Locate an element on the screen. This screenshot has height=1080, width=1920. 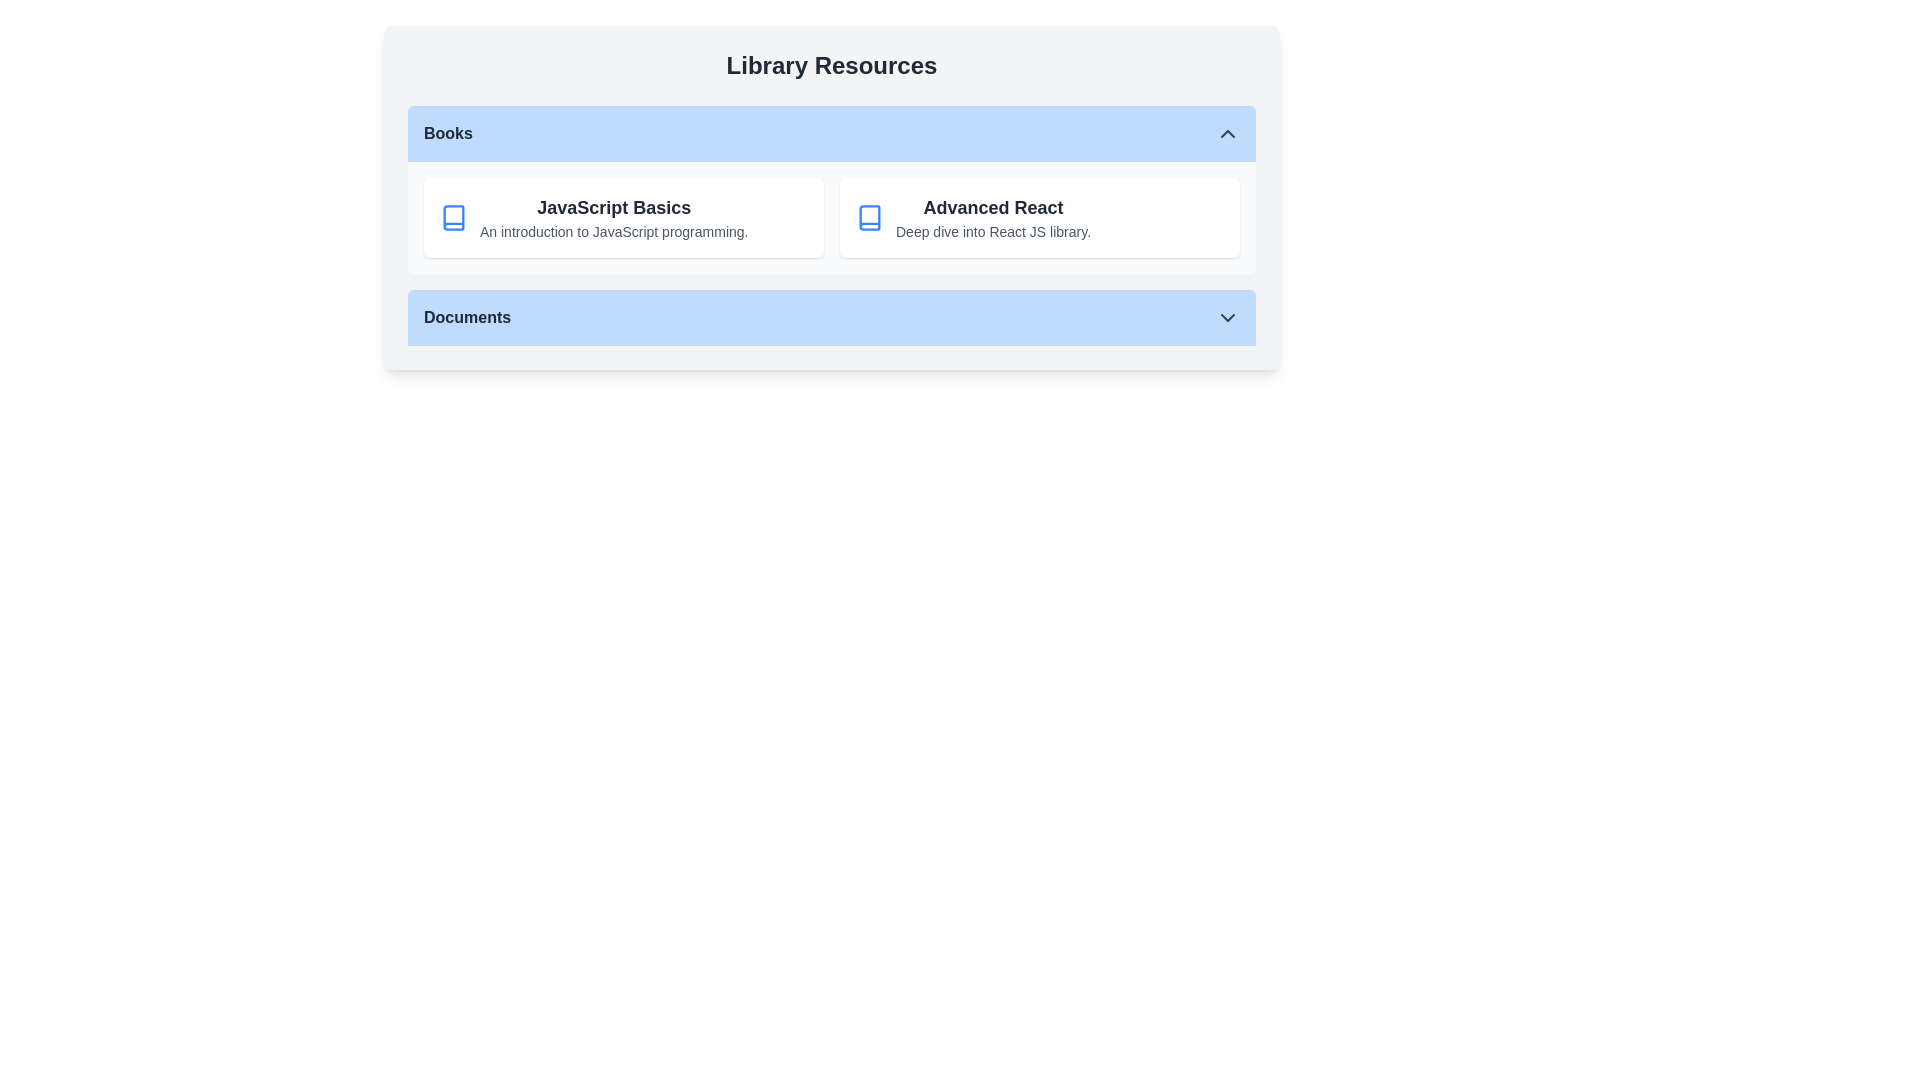
the second card in the 'Books' section of the 'Library Resources' panel, which features a blue book icon and the title 'Advanced React' is located at coordinates (1040, 218).